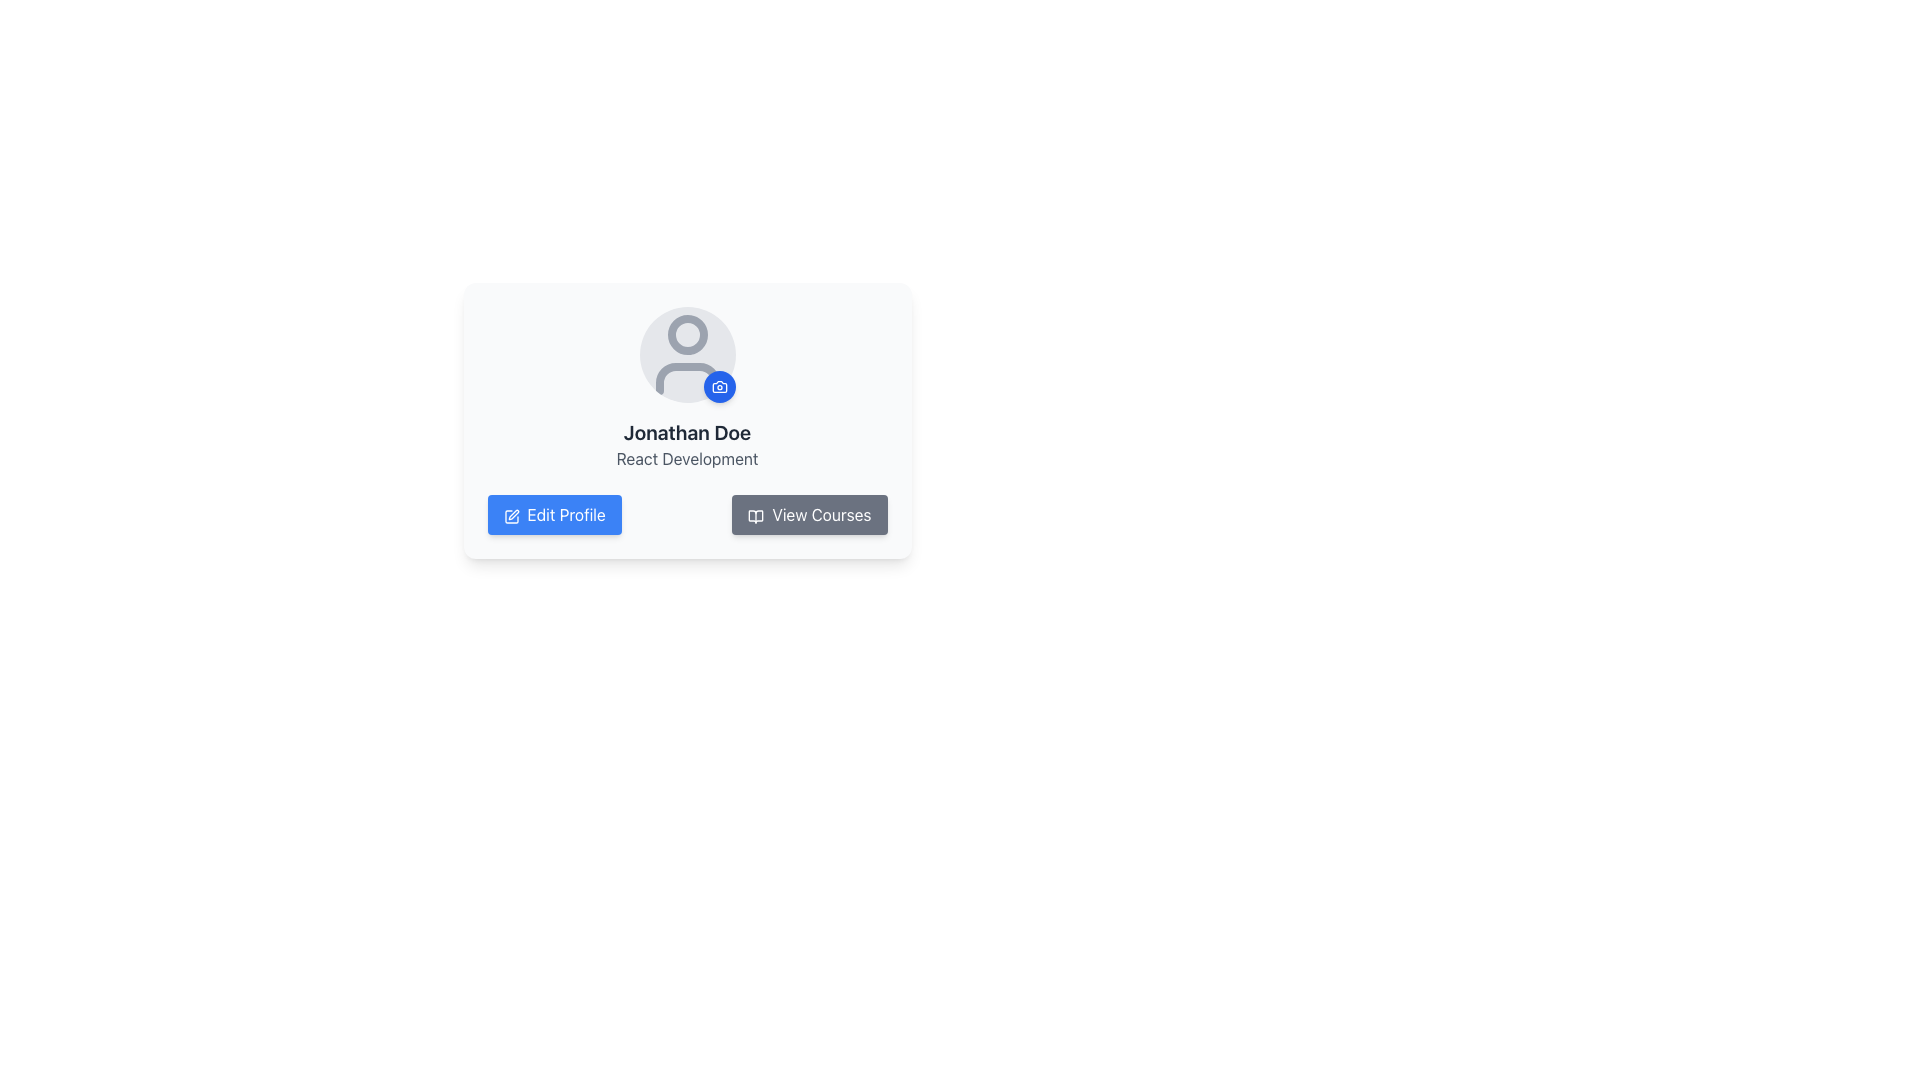  Describe the element at coordinates (687, 443) in the screenshot. I see `text displayed in the text display element which shows 'Jonathan Doe' and 'React Development' centered on a white card background` at that location.